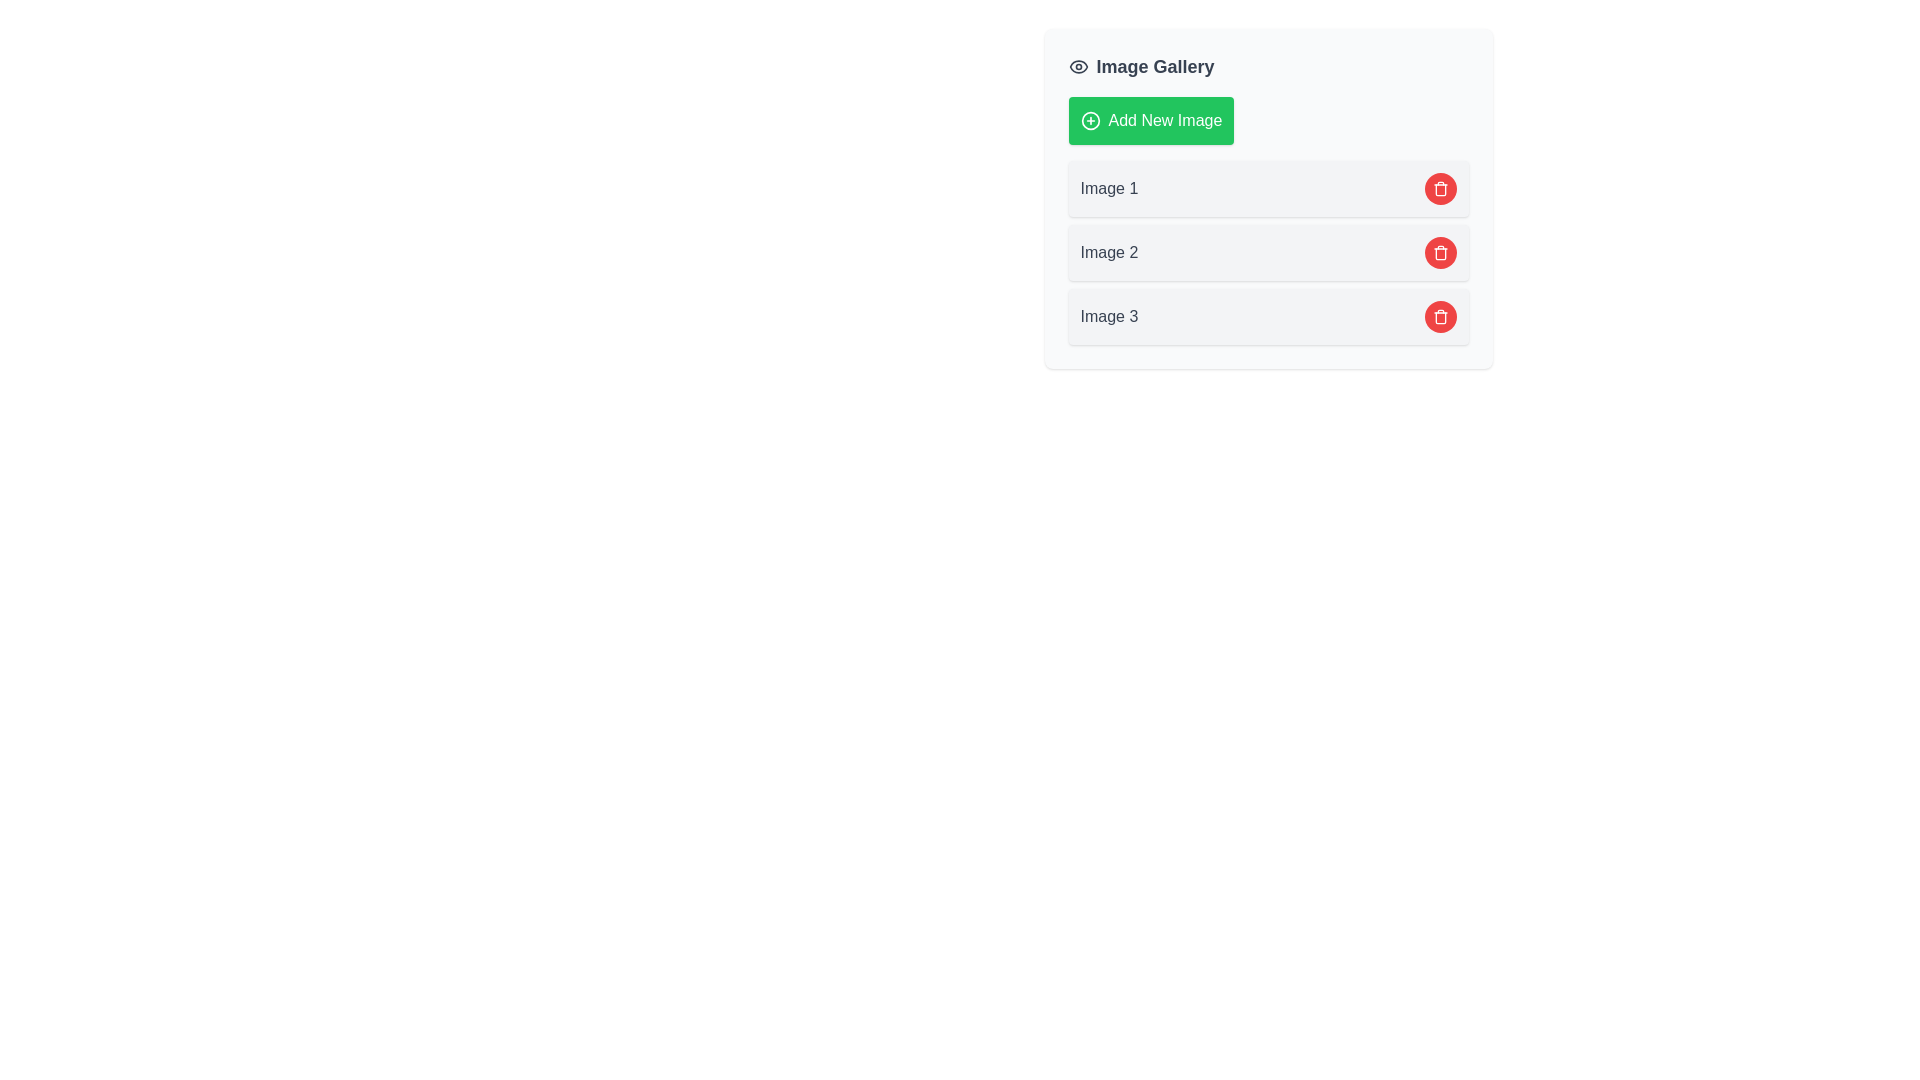 This screenshot has height=1080, width=1920. I want to click on the circular outline of the 'Add New Image' button, which features a '+' symbol at its center, so click(1089, 120).